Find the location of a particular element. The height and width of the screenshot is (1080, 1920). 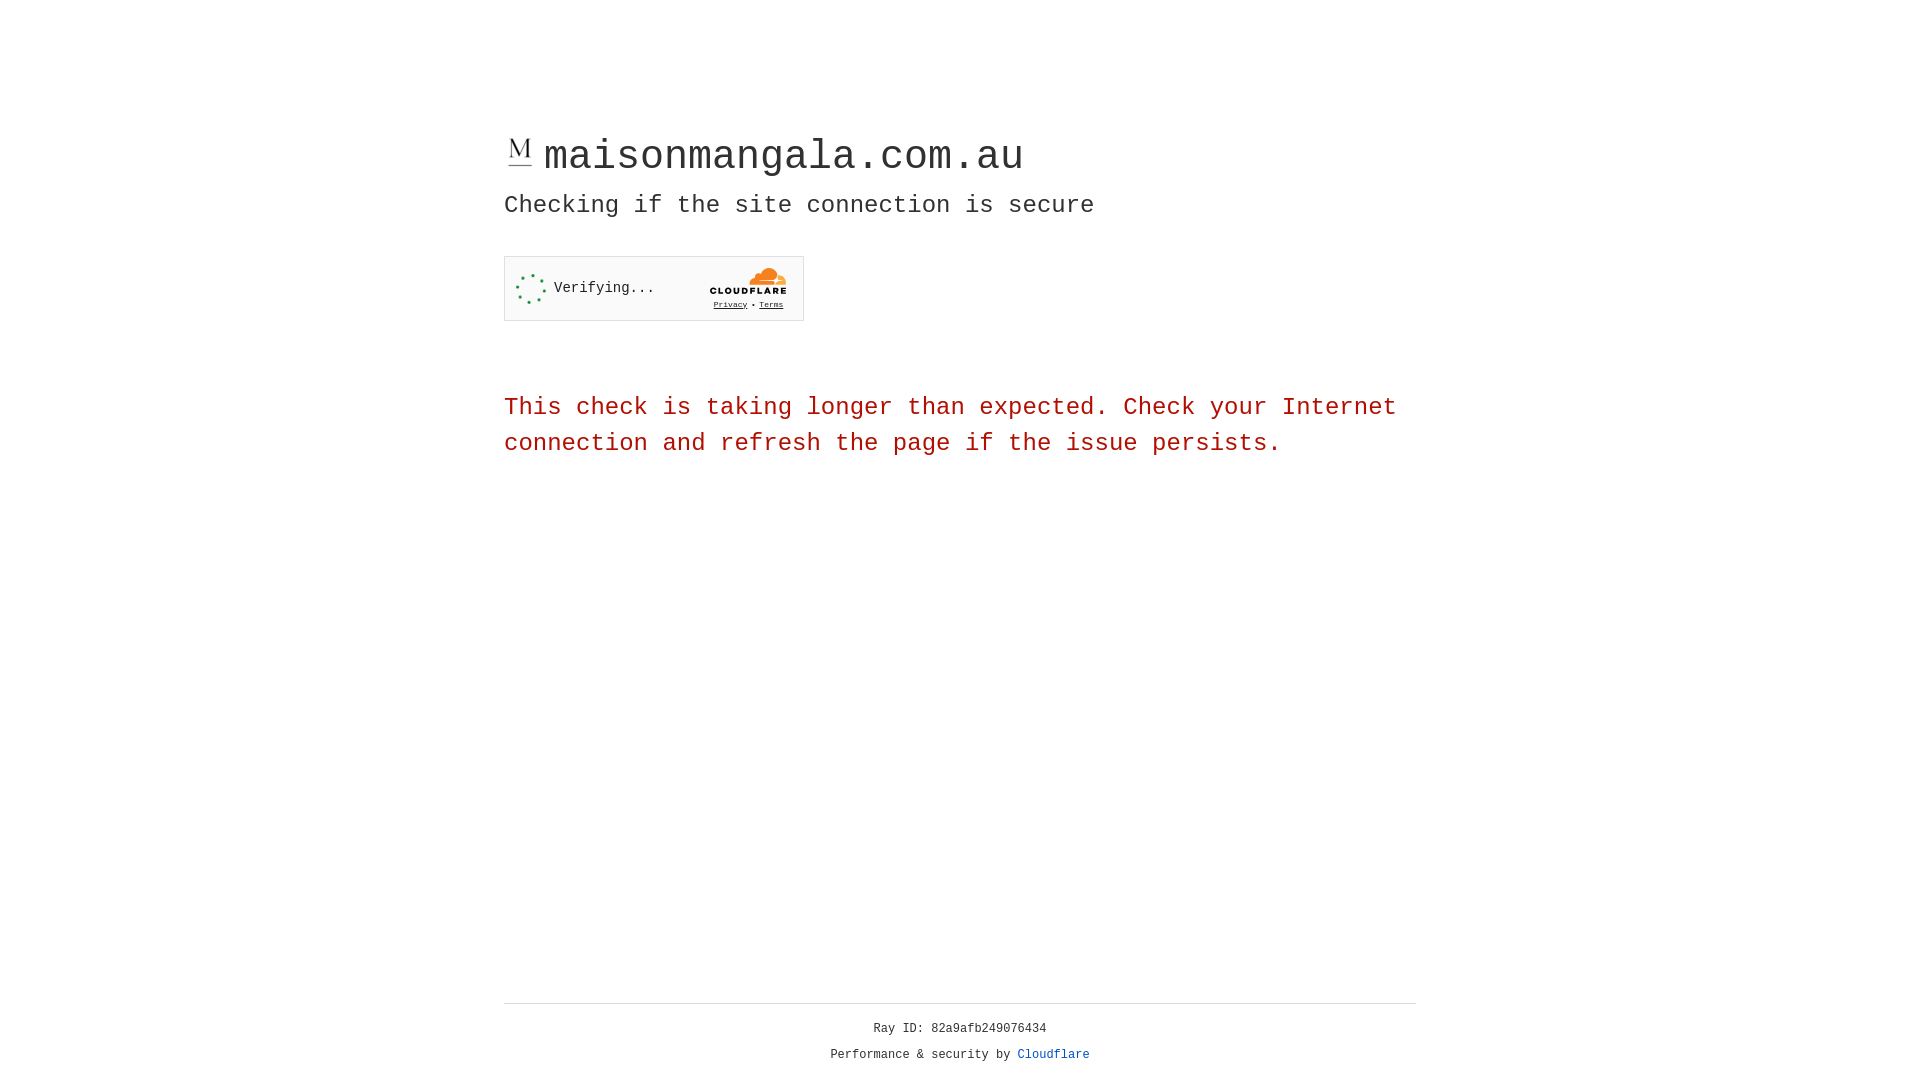

'Cloudflare' is located at coordinates (1053, 1054).